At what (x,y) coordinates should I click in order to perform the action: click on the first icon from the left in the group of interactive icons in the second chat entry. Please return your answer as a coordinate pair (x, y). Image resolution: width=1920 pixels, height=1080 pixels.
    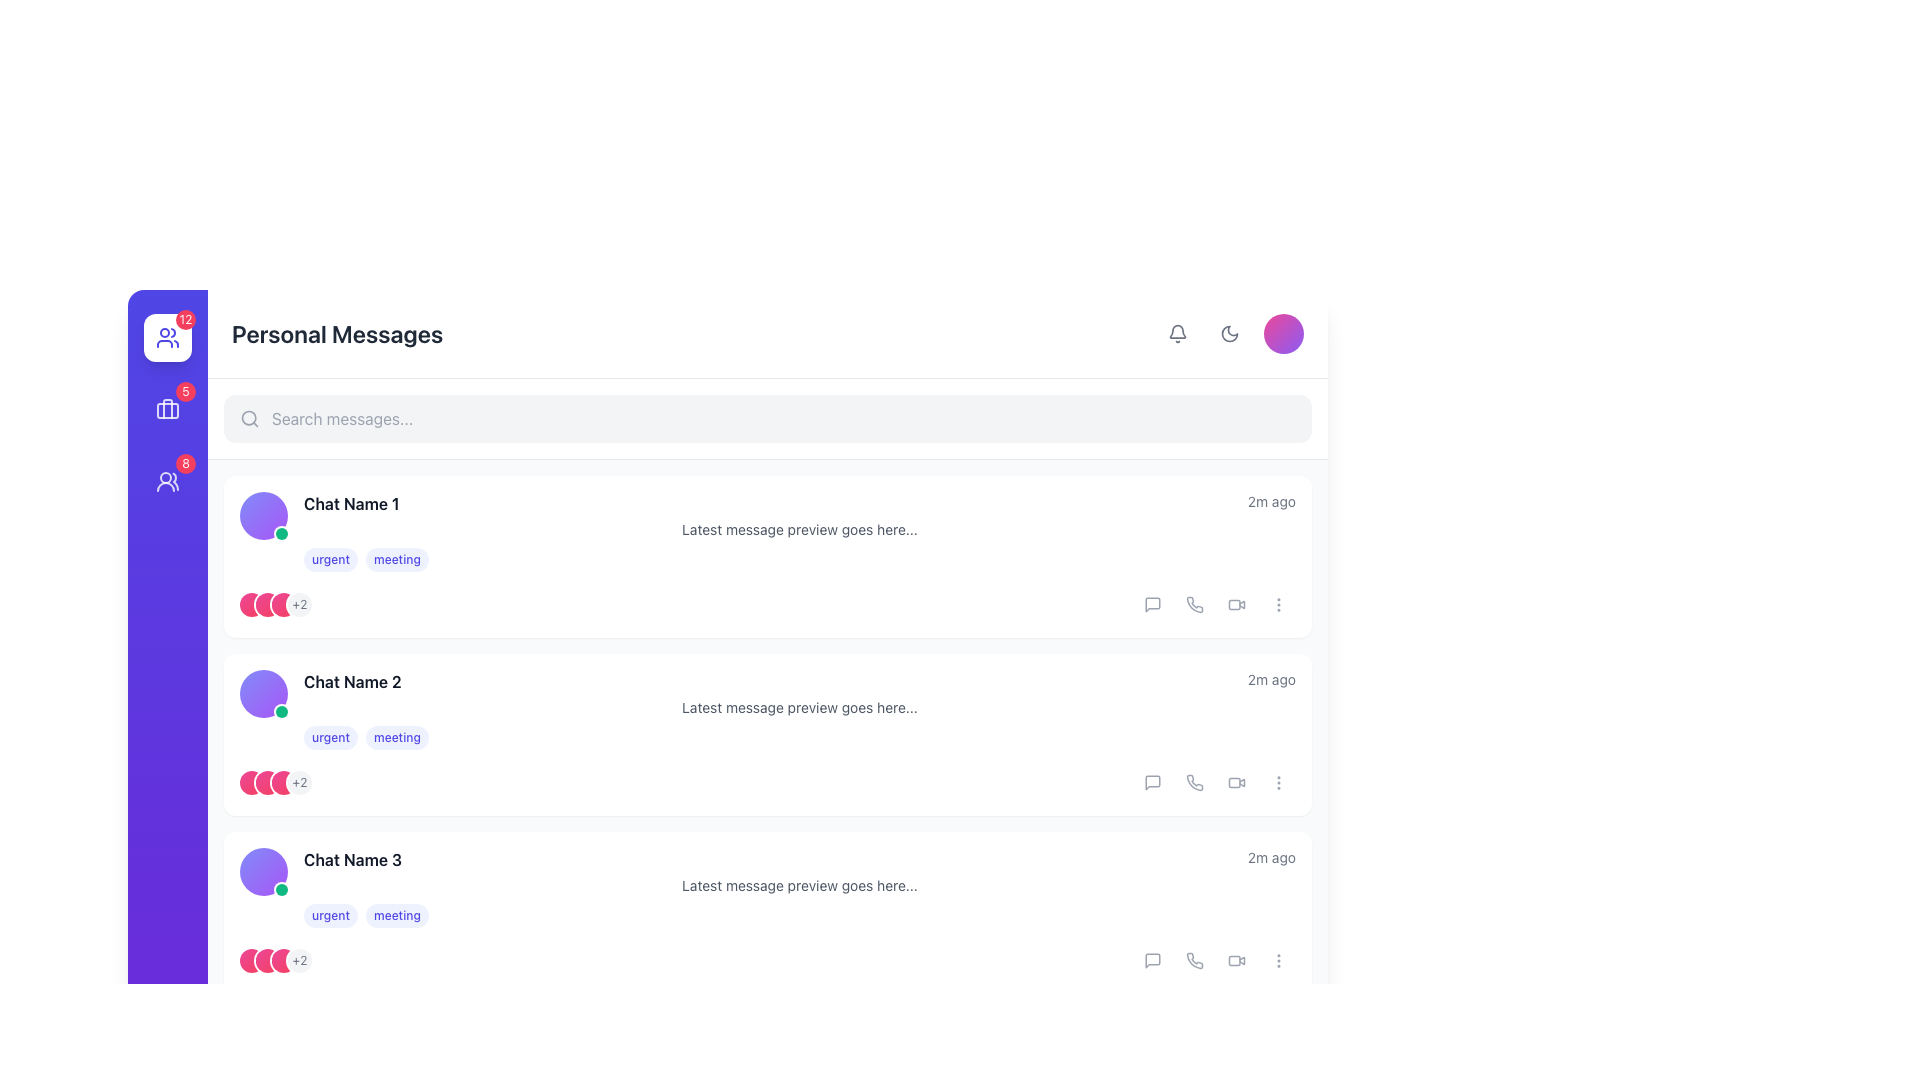
    Looking at the image, I should click on (1152, 782).